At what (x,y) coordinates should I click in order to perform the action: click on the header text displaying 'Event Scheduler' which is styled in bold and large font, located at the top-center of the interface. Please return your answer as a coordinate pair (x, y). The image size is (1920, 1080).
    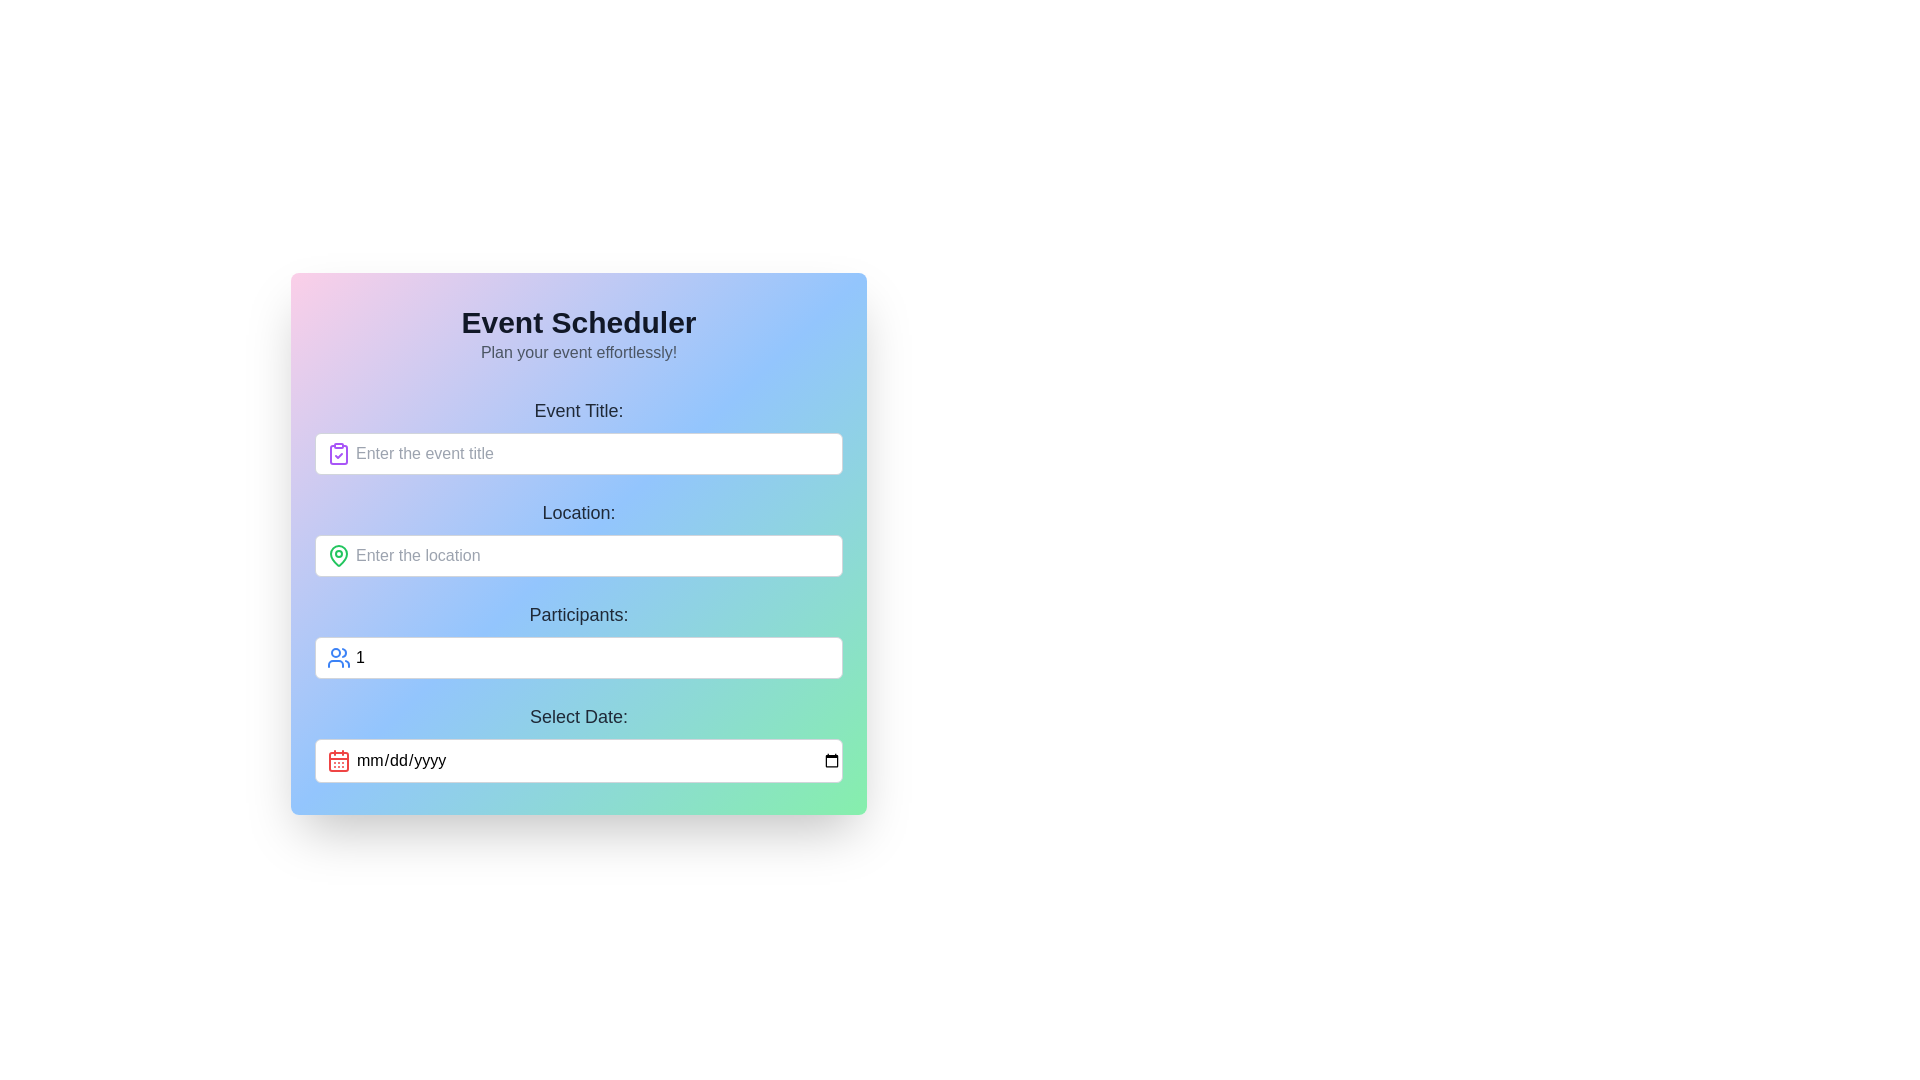
    Looking at the image, I should click on (578, 322).